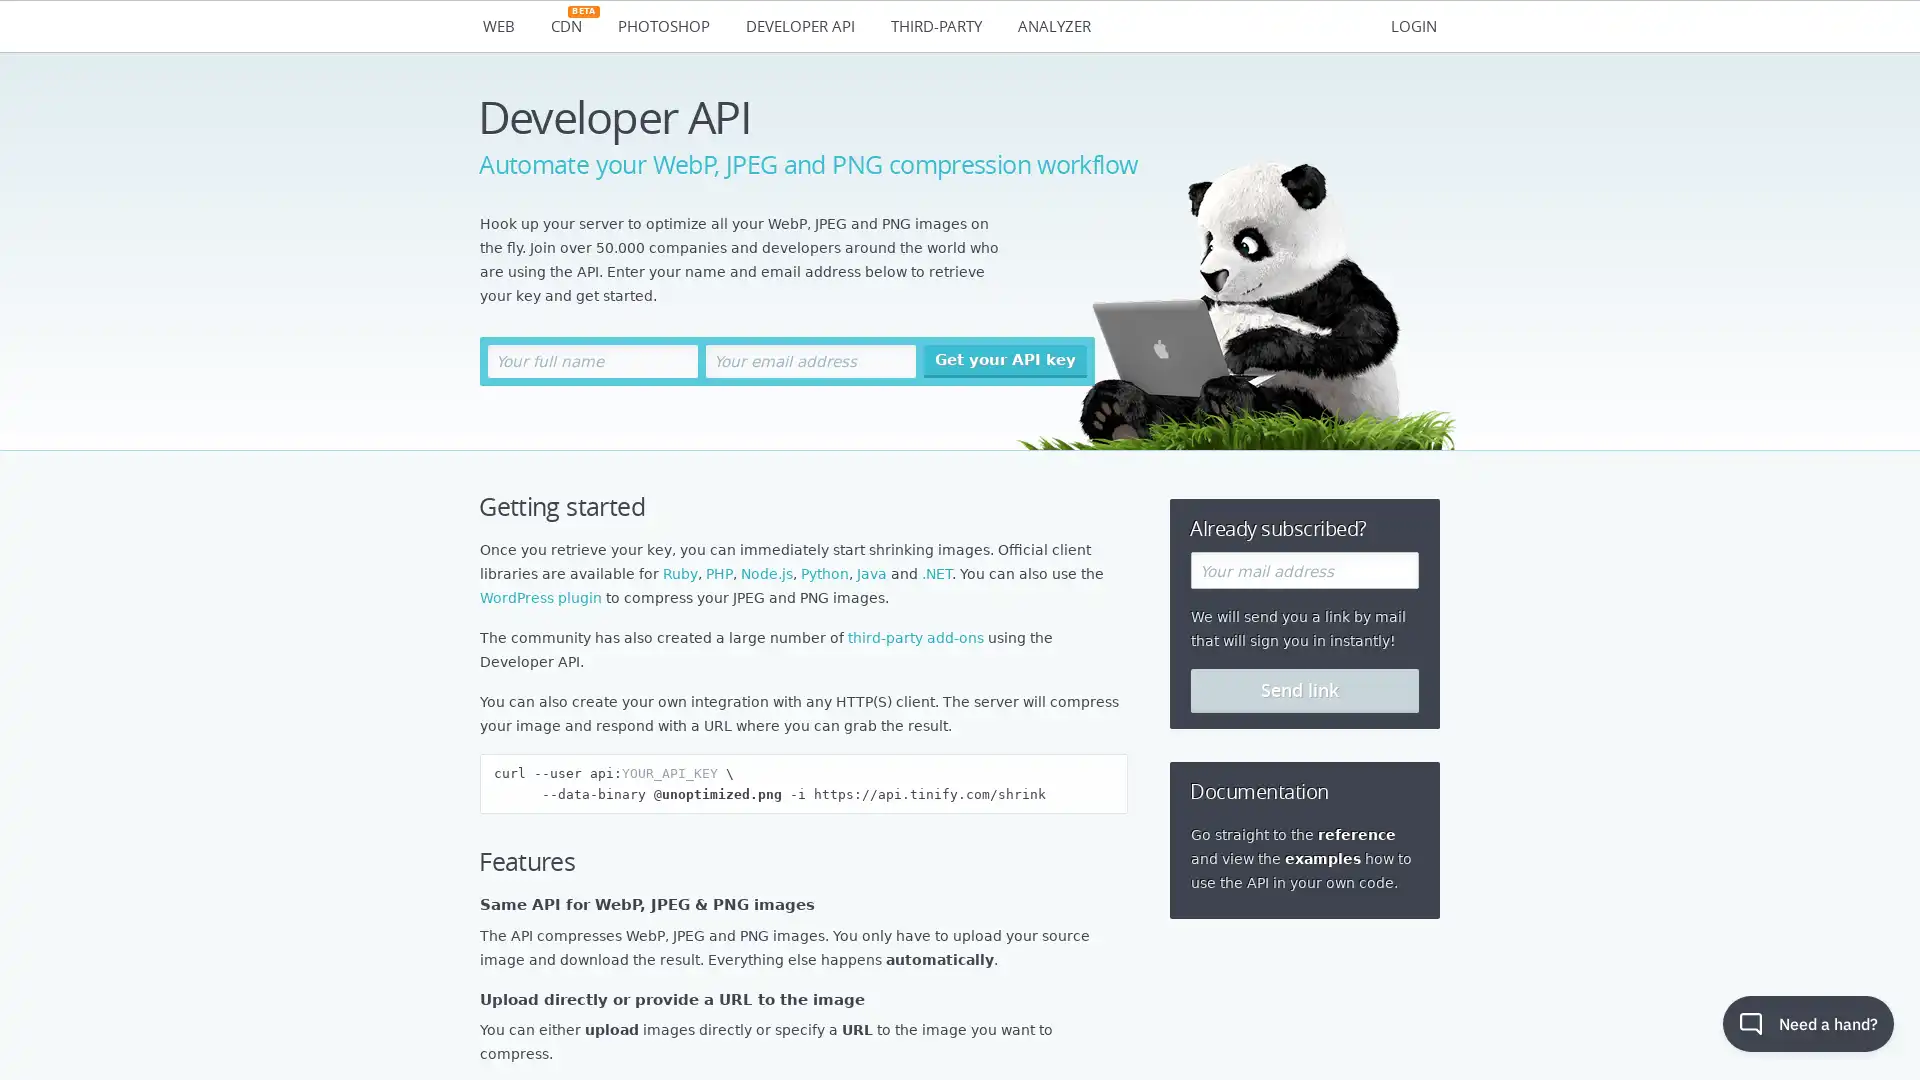 This screenshot has height=1080, width=1920. What do you see at coordinates (1005, 361) in the screenshot?
I see `Get your API key` at bounding box center [1005, 361].